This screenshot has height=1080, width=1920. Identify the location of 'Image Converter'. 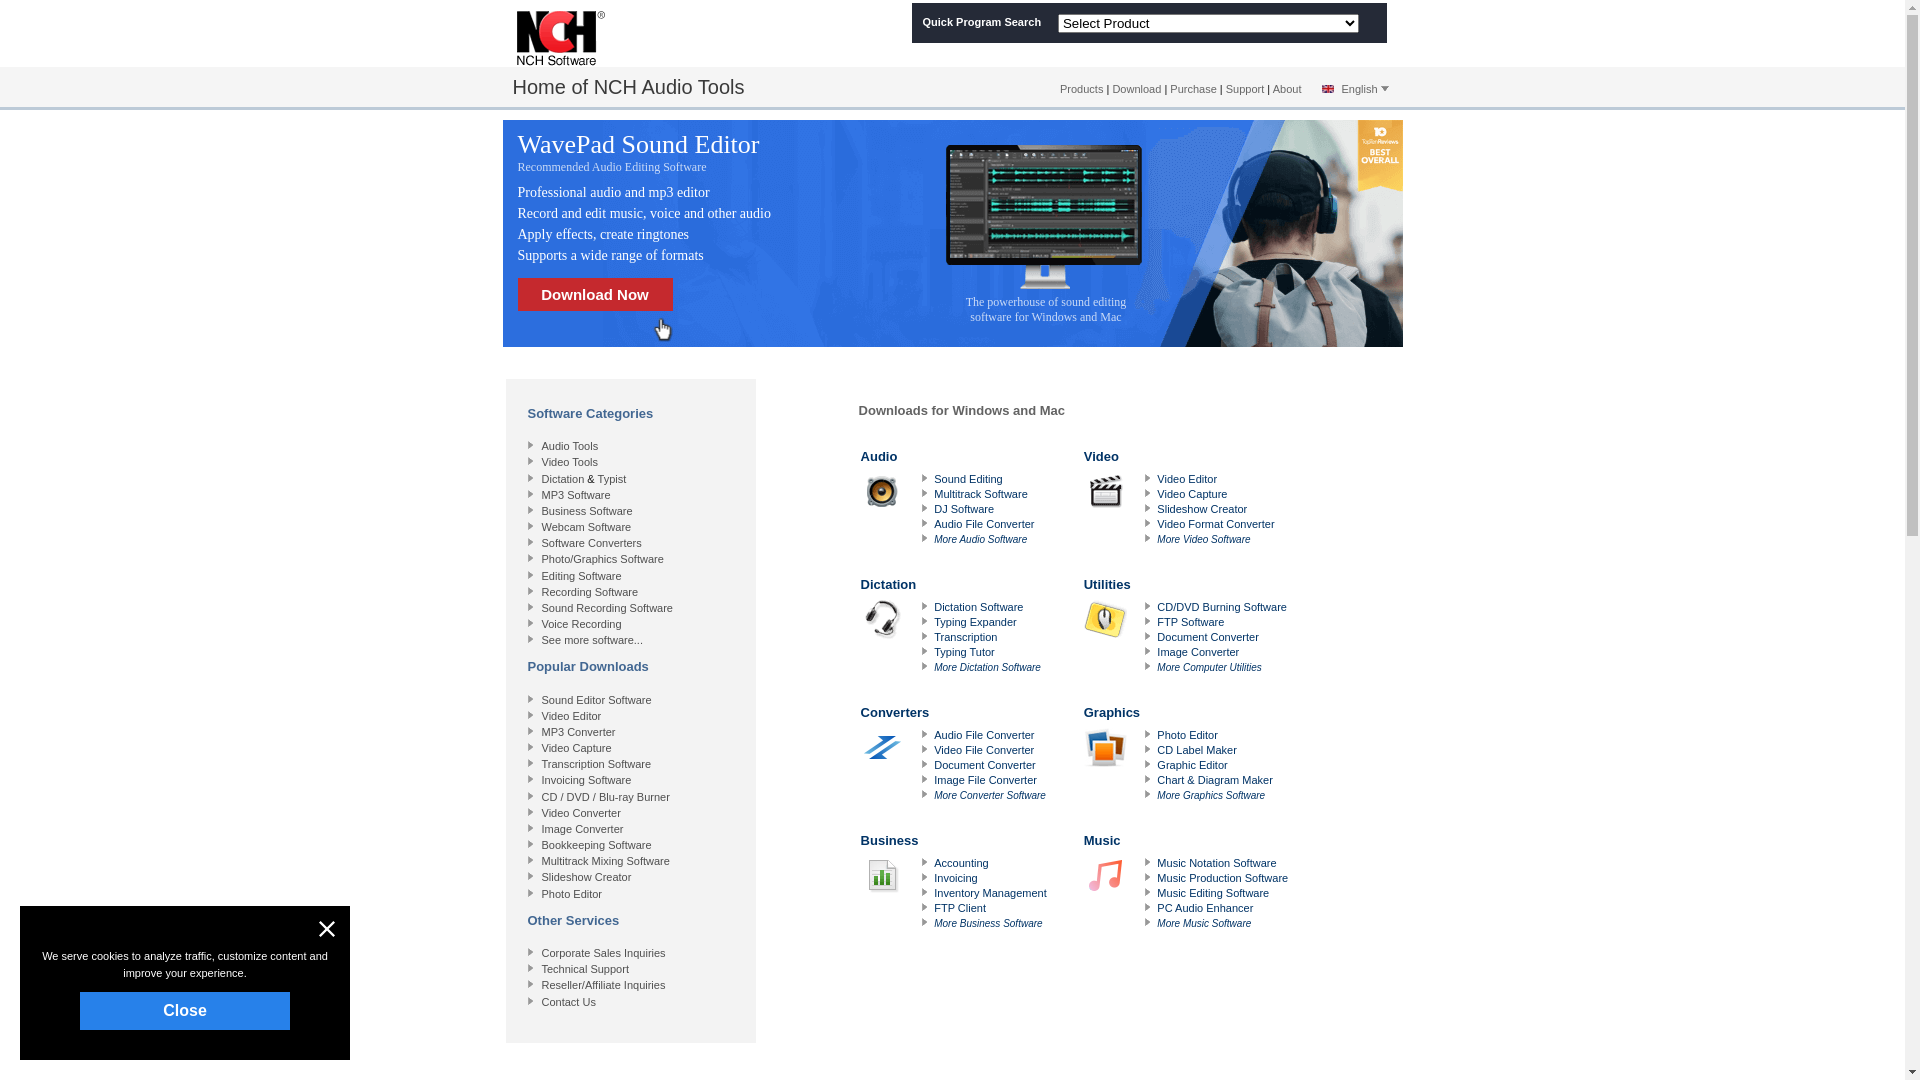
(1198, 651).